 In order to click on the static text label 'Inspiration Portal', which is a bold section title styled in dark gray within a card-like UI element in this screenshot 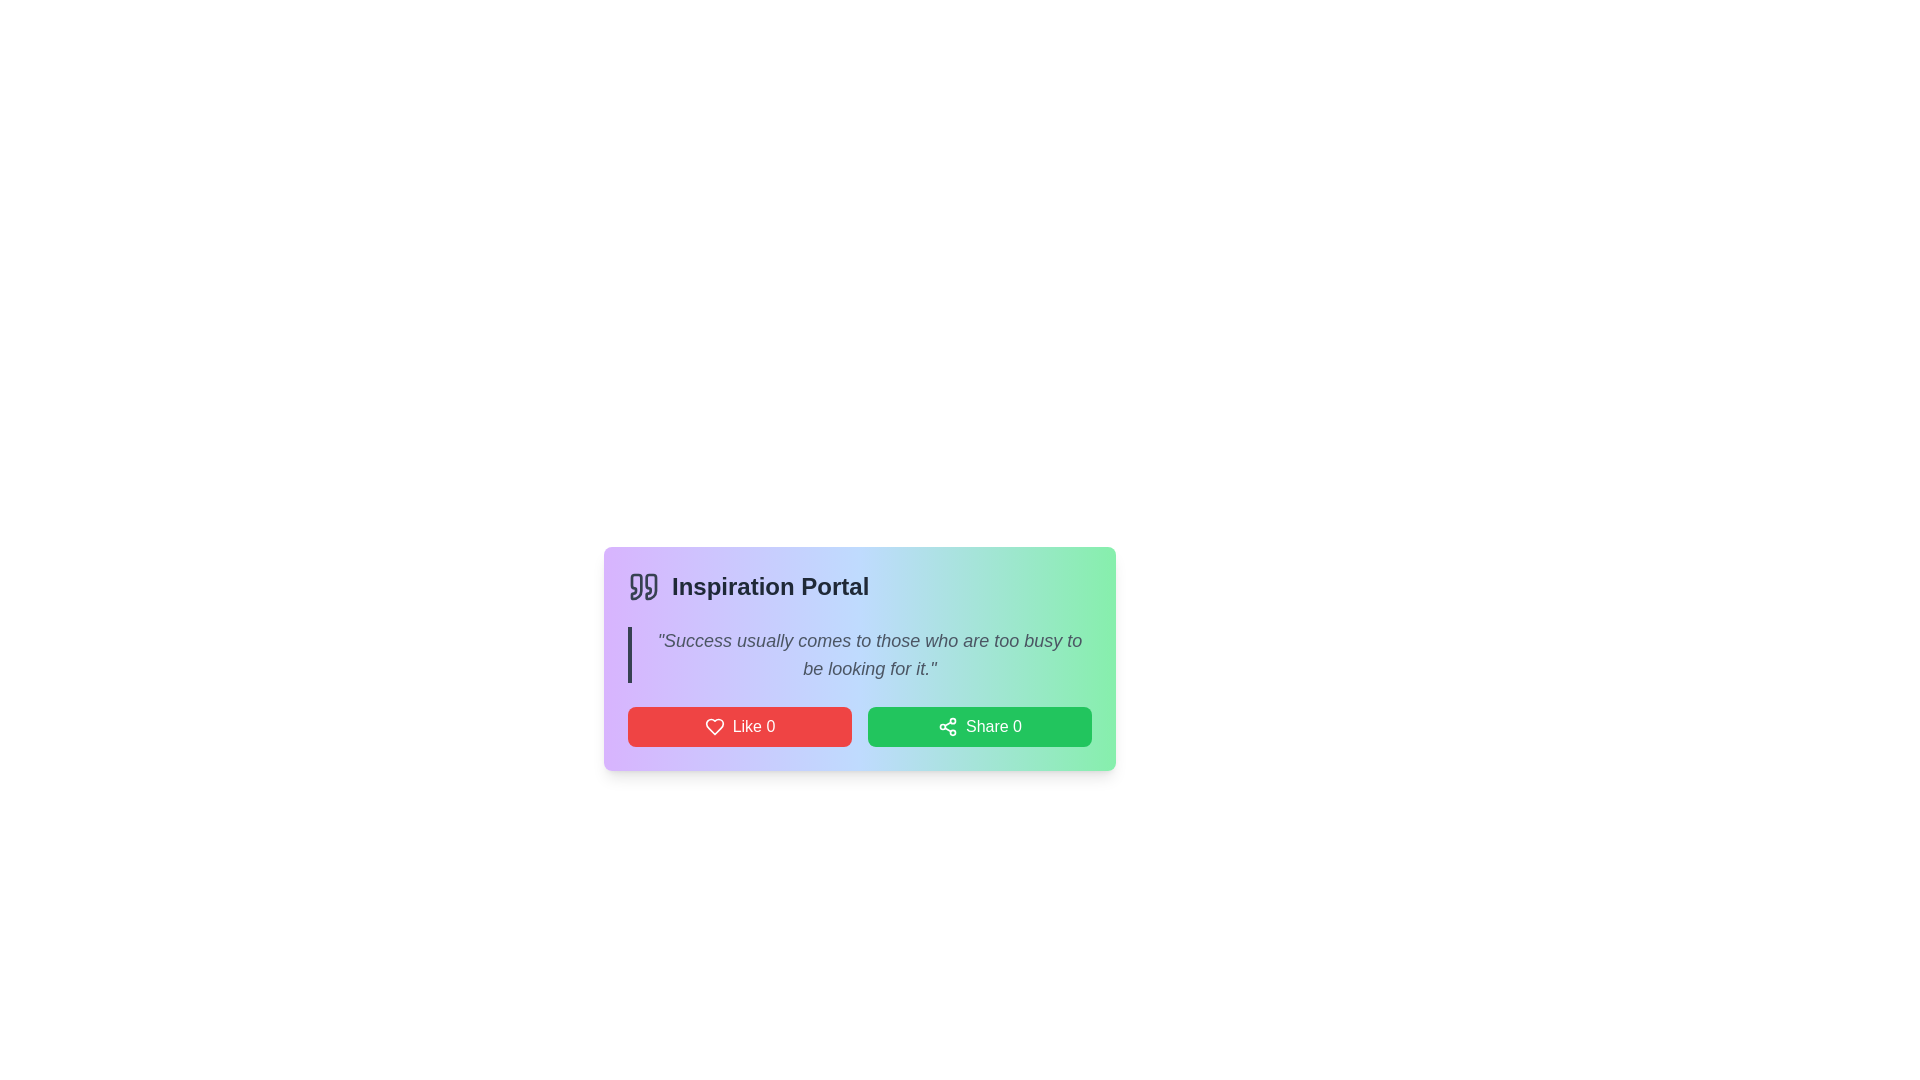, I will do `click(769, 585)`.